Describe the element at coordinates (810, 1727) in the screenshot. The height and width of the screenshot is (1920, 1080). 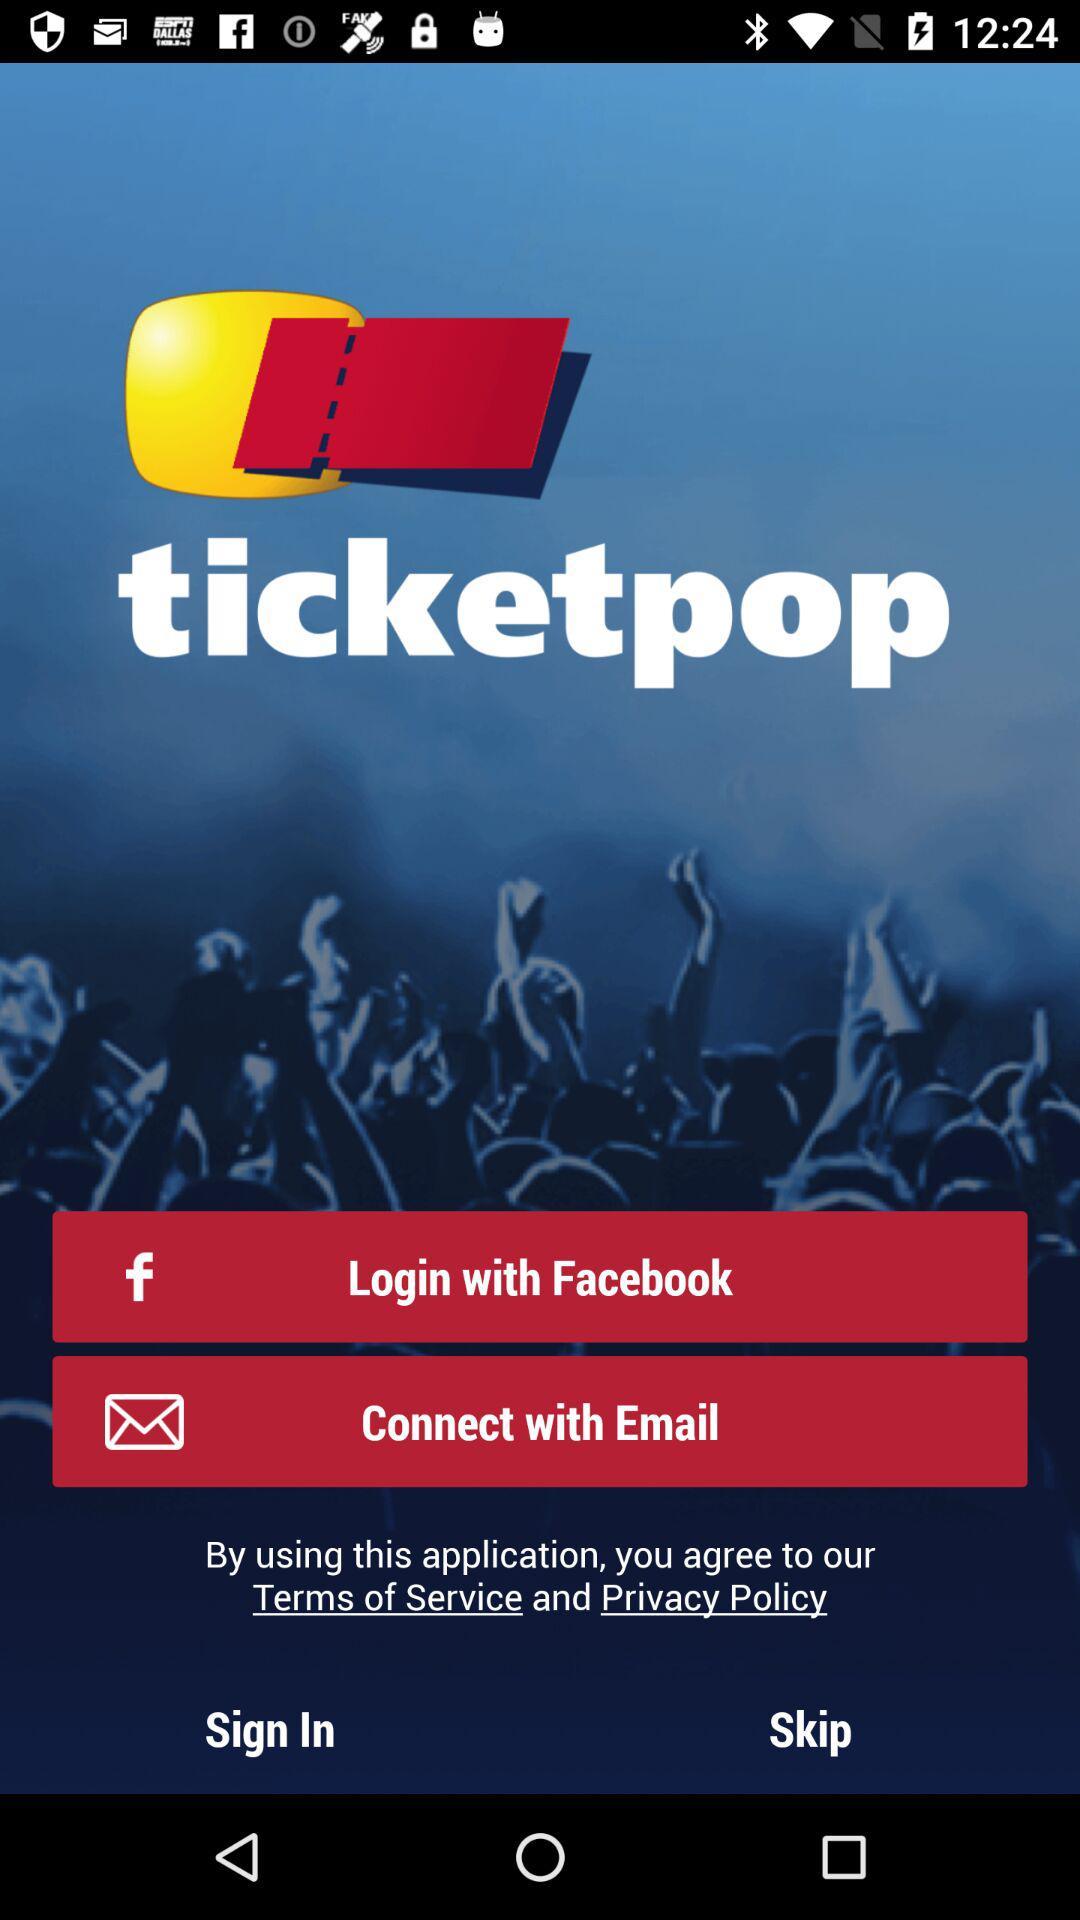
I see `icon below by using this item` at that location.